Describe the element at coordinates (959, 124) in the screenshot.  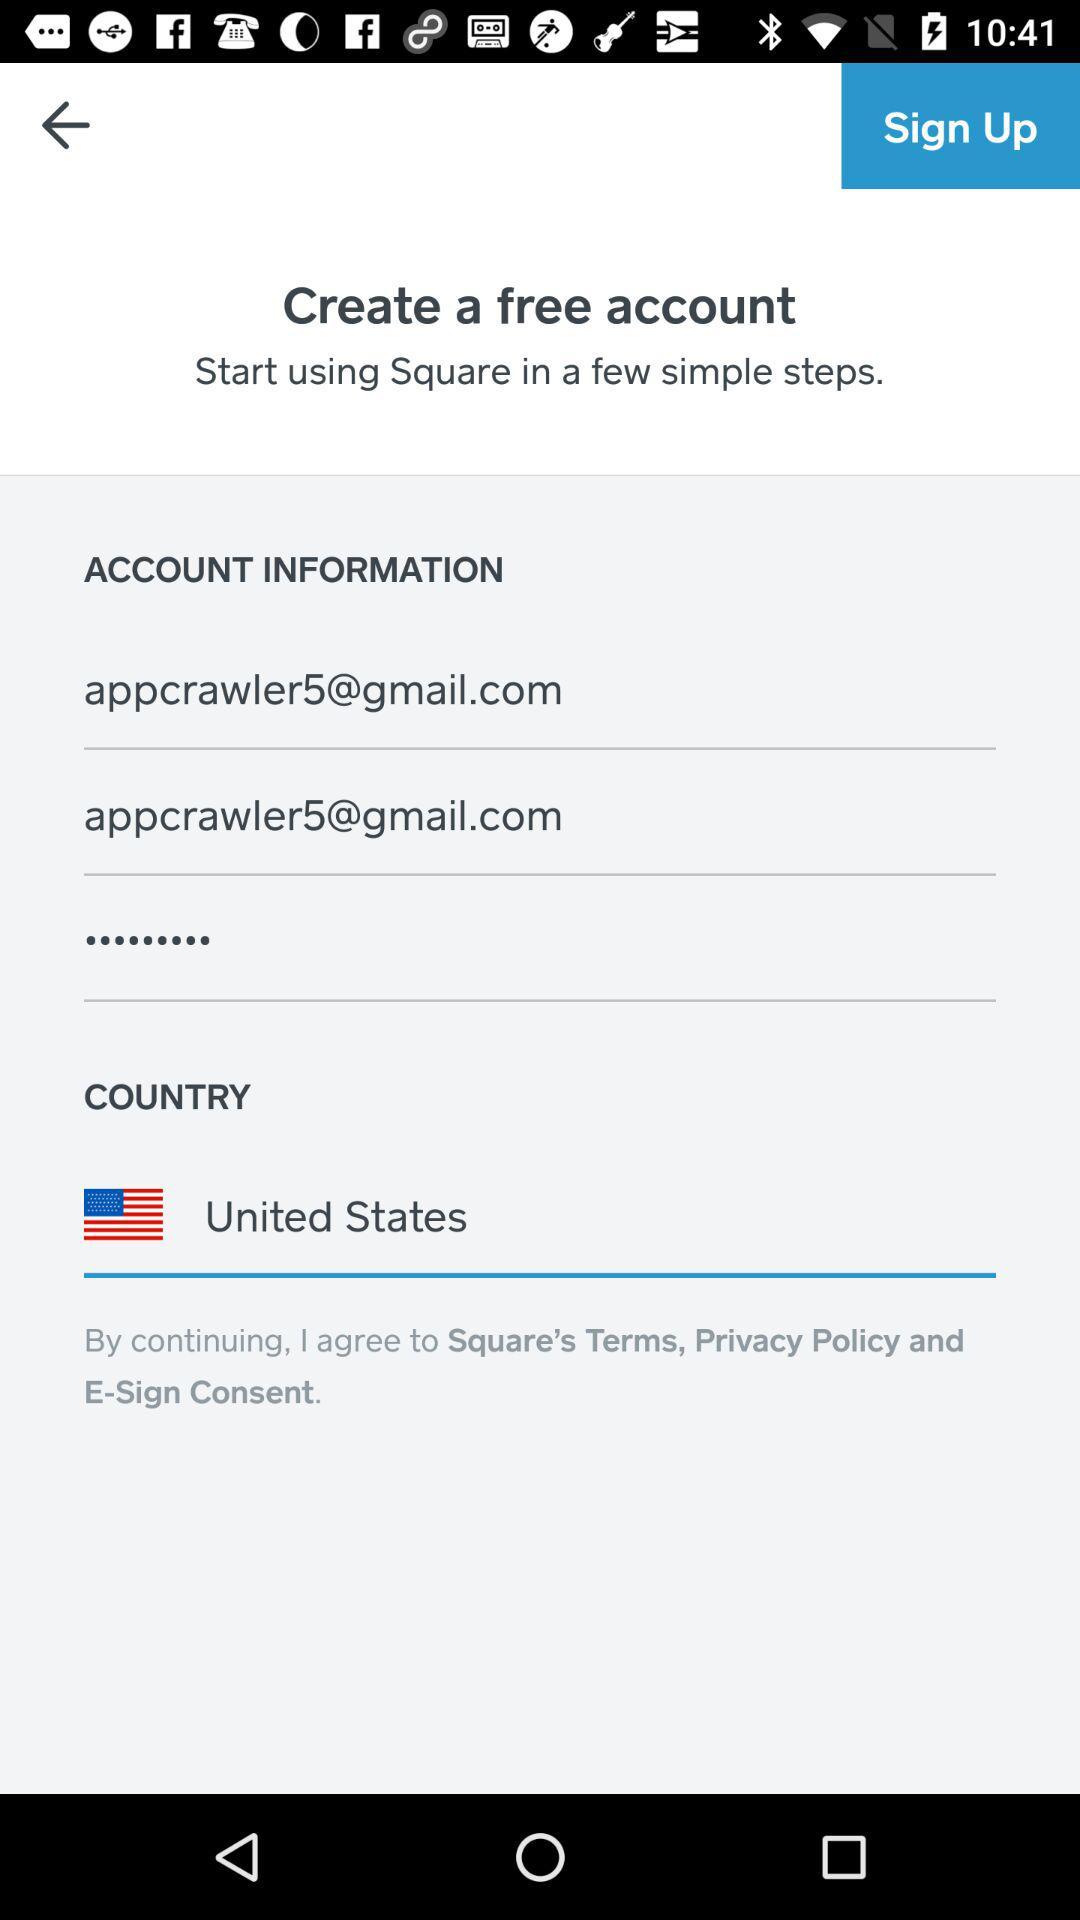
I see `sign up icon` at that location.